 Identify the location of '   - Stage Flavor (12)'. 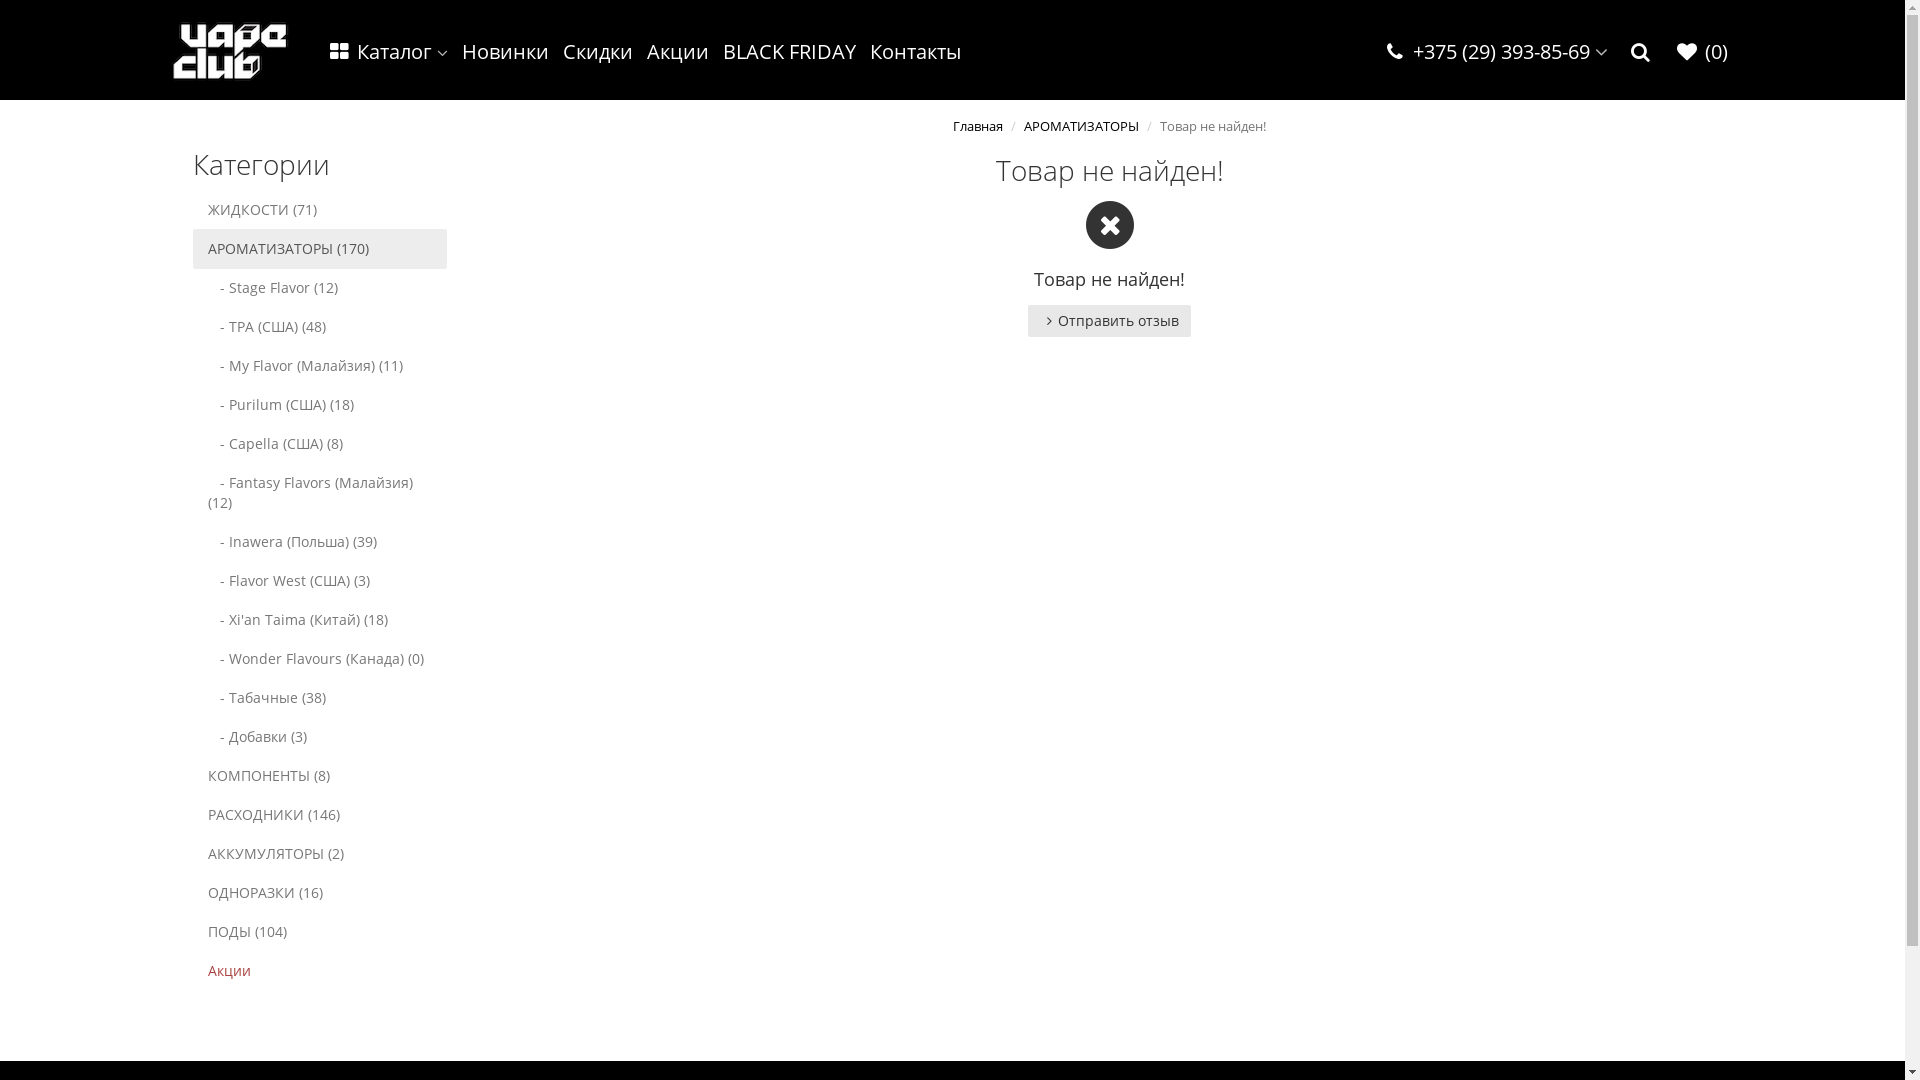
(317, 288).